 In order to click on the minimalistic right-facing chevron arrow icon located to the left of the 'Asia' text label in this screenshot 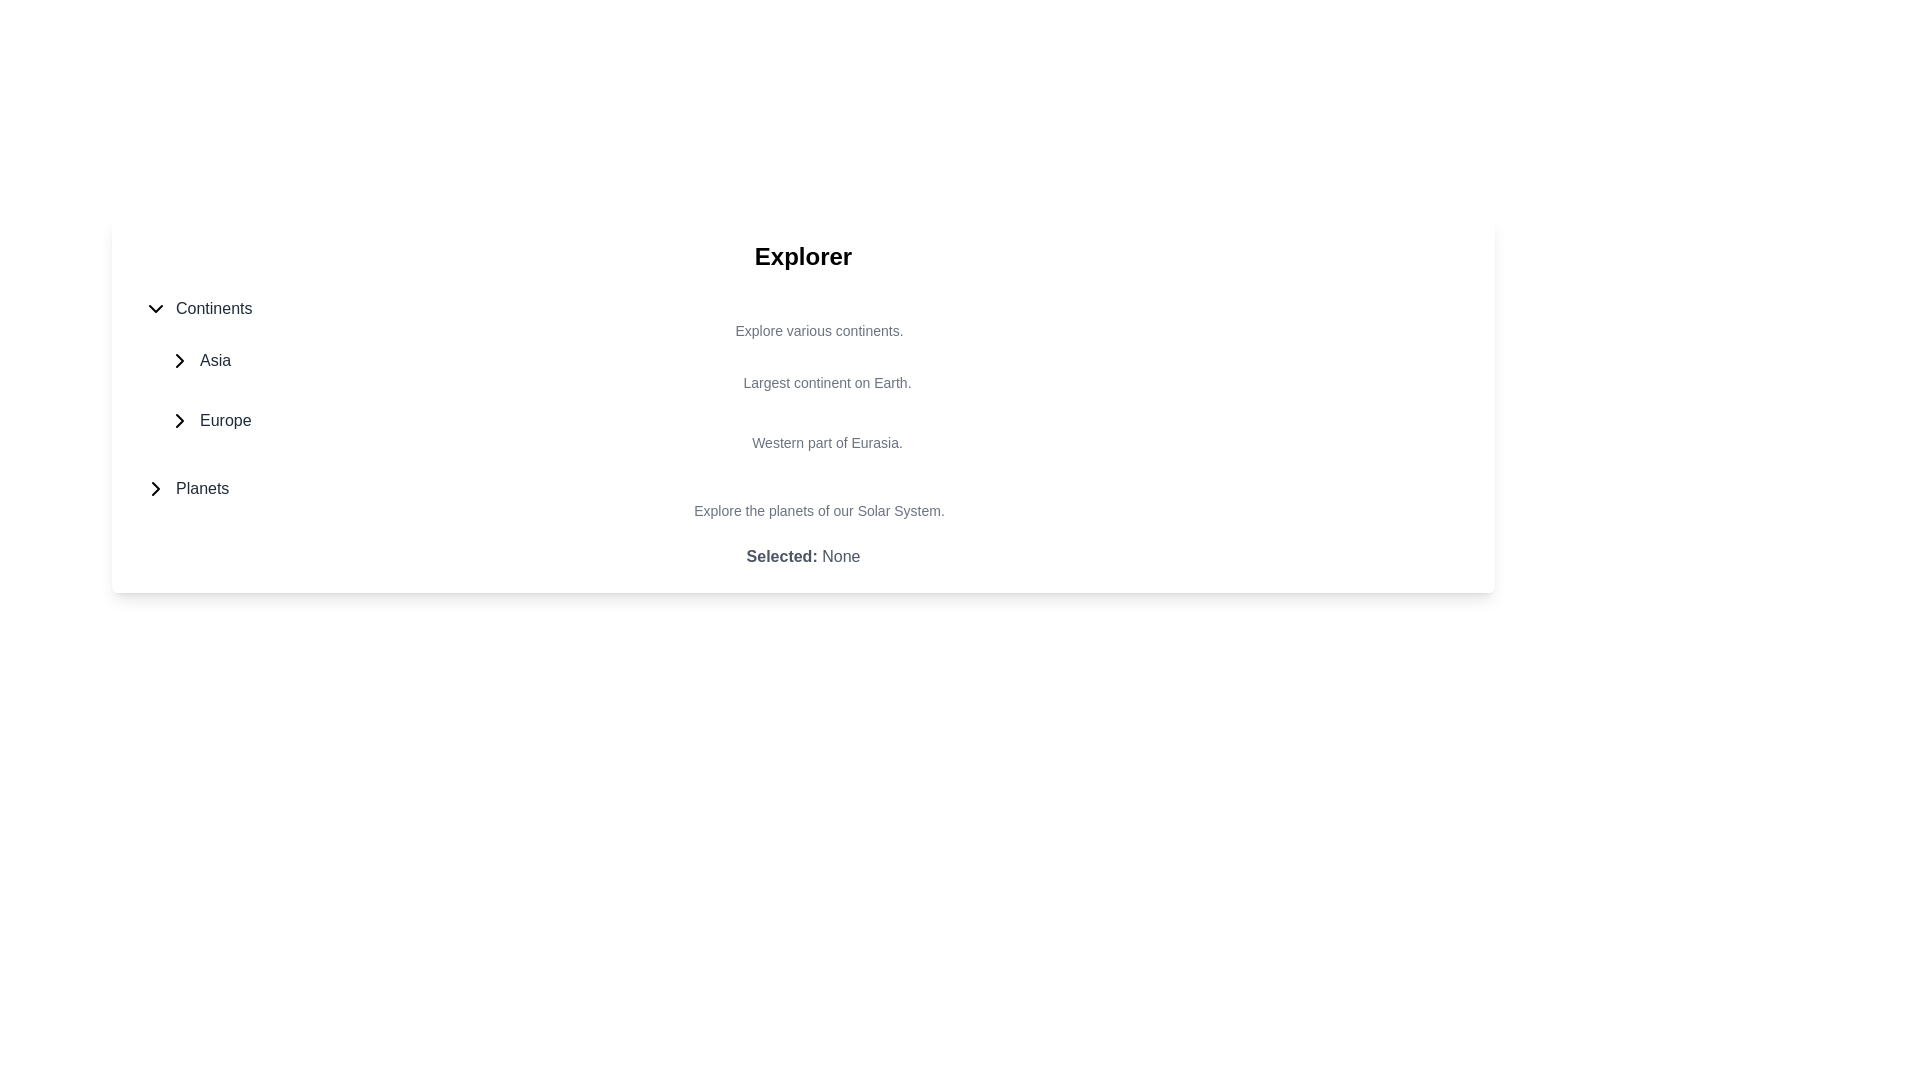, I will do `click(180, 361)`.